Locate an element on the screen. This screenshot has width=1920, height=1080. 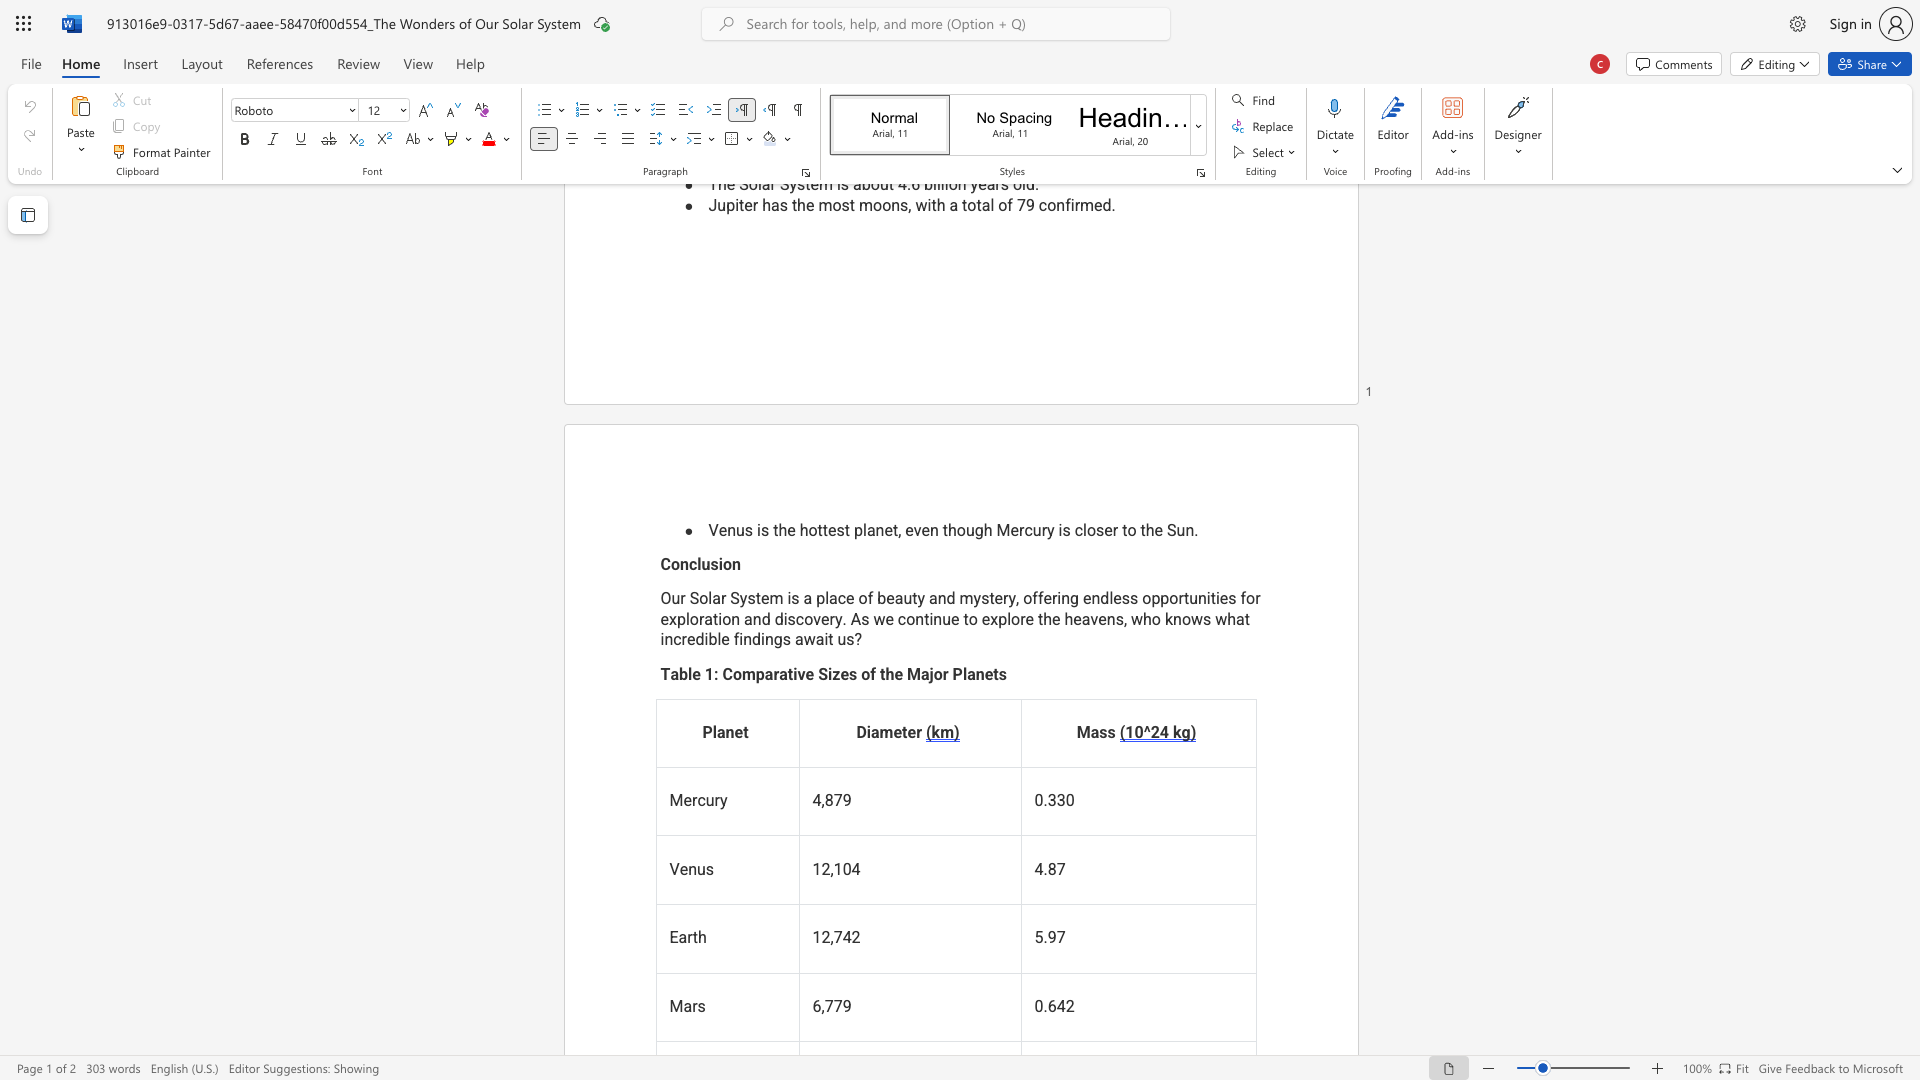
the 1th character "t" in the text is located at coordinates (789, 674).